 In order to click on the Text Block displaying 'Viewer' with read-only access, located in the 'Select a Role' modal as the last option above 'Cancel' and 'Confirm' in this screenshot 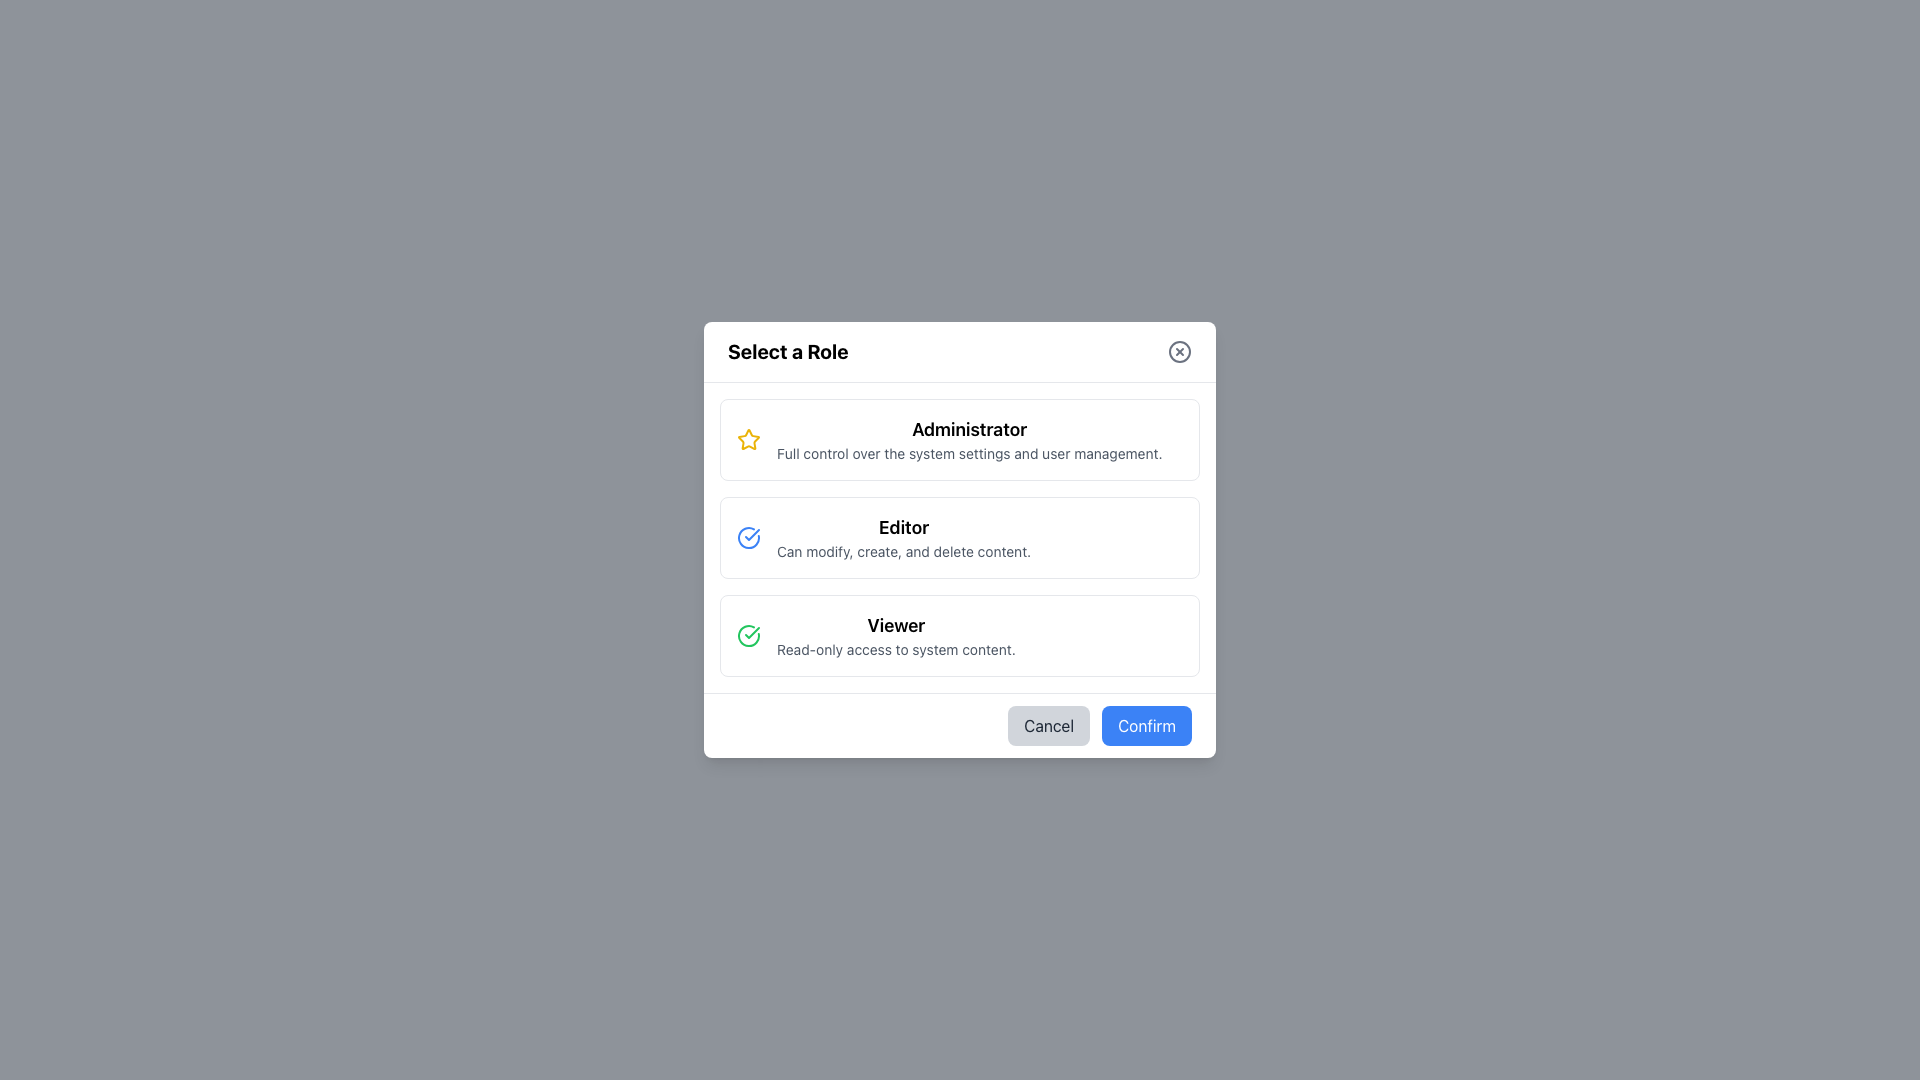, I will do `click(895, 636)`.